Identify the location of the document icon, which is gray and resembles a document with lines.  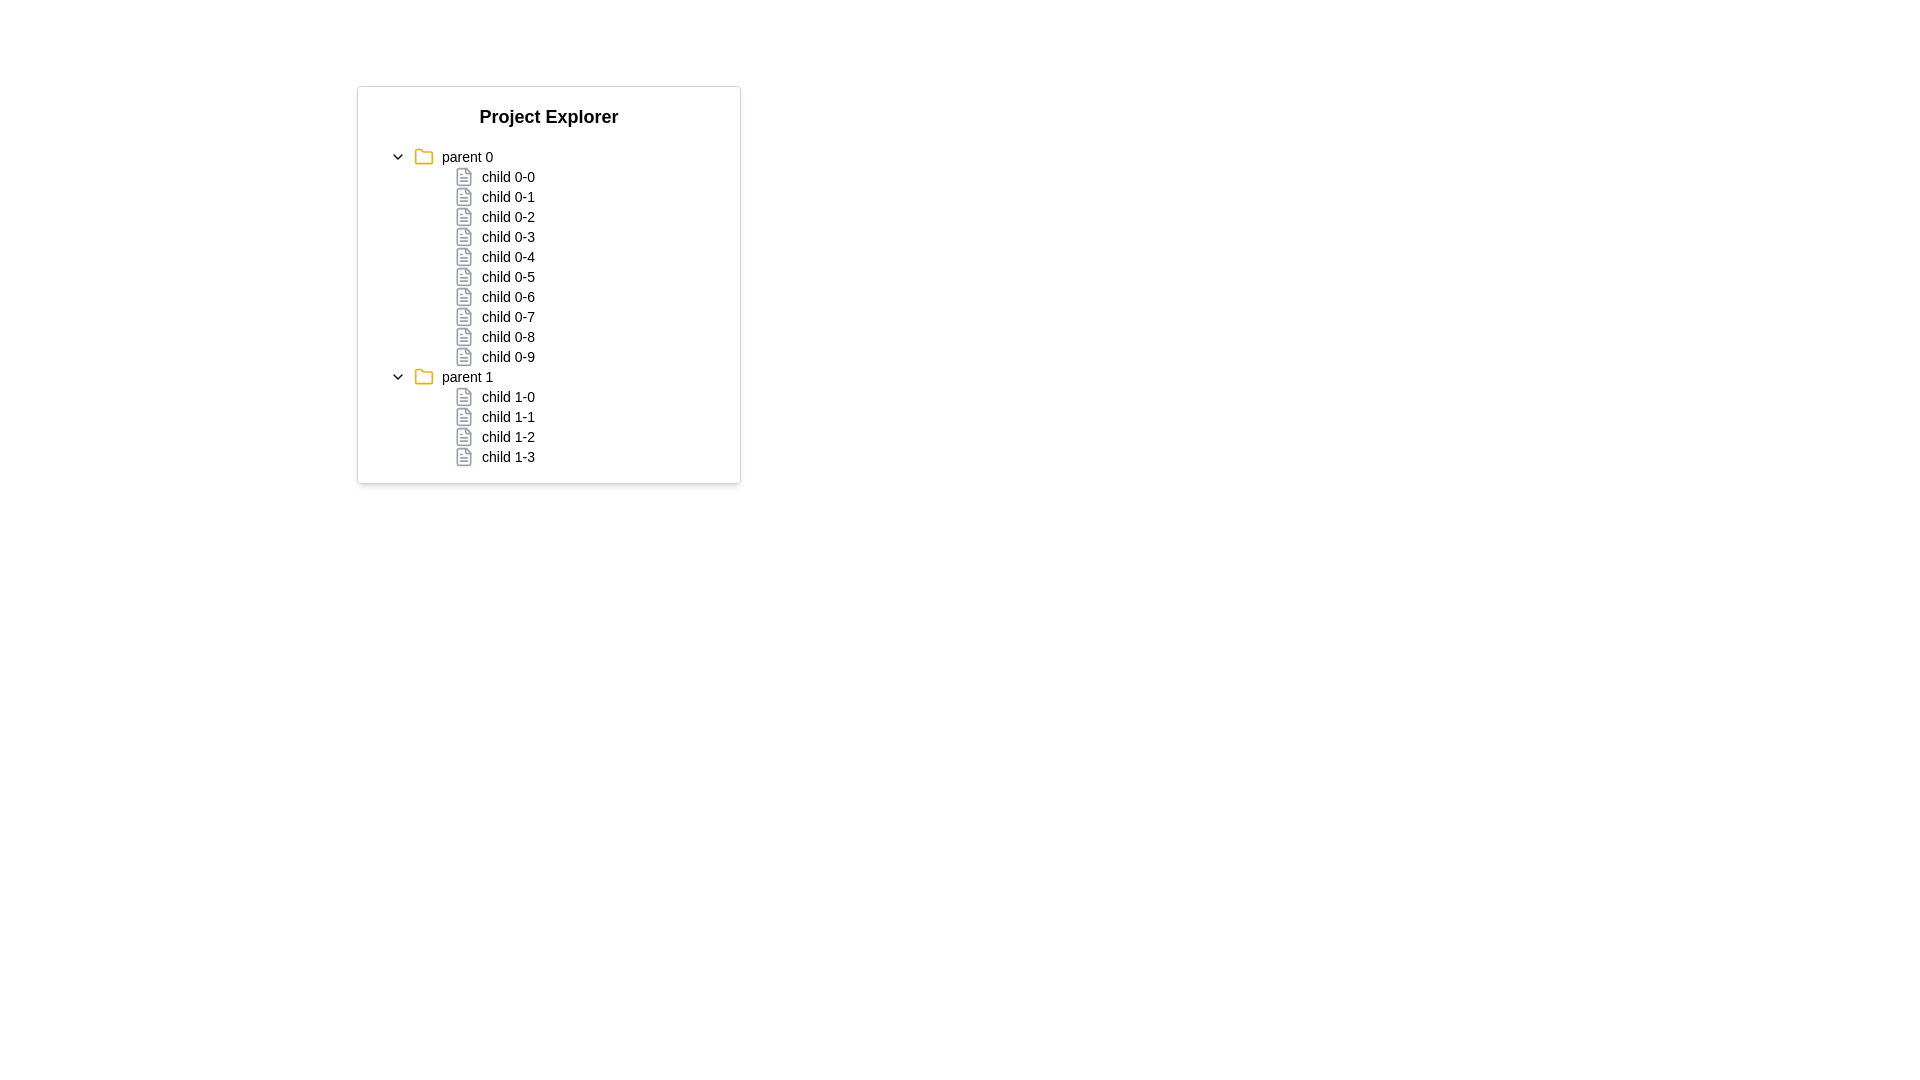
(463, 315).